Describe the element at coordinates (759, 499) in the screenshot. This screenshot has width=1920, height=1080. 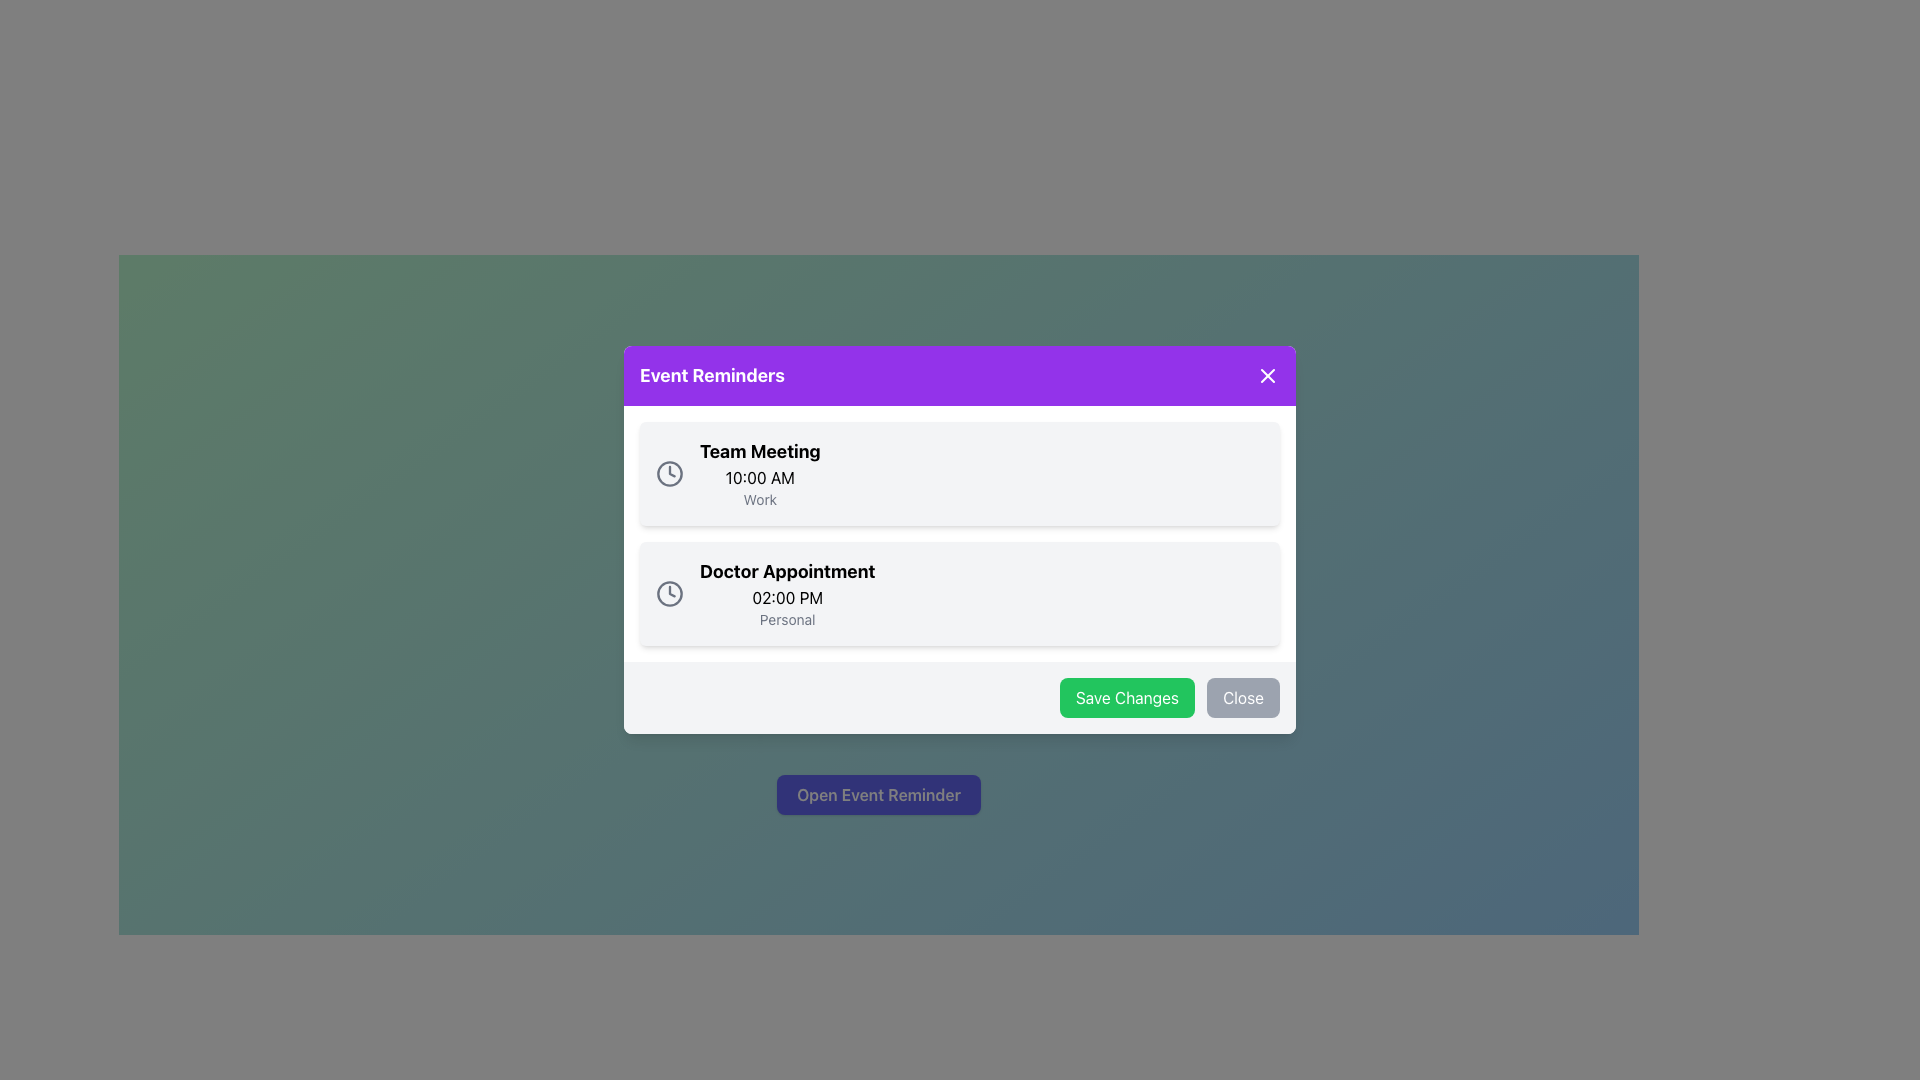
I see `the text label displaying 'Work' positioned below the '10:00 AM' time text in the event details for 'Team Meeting.'` at that location.